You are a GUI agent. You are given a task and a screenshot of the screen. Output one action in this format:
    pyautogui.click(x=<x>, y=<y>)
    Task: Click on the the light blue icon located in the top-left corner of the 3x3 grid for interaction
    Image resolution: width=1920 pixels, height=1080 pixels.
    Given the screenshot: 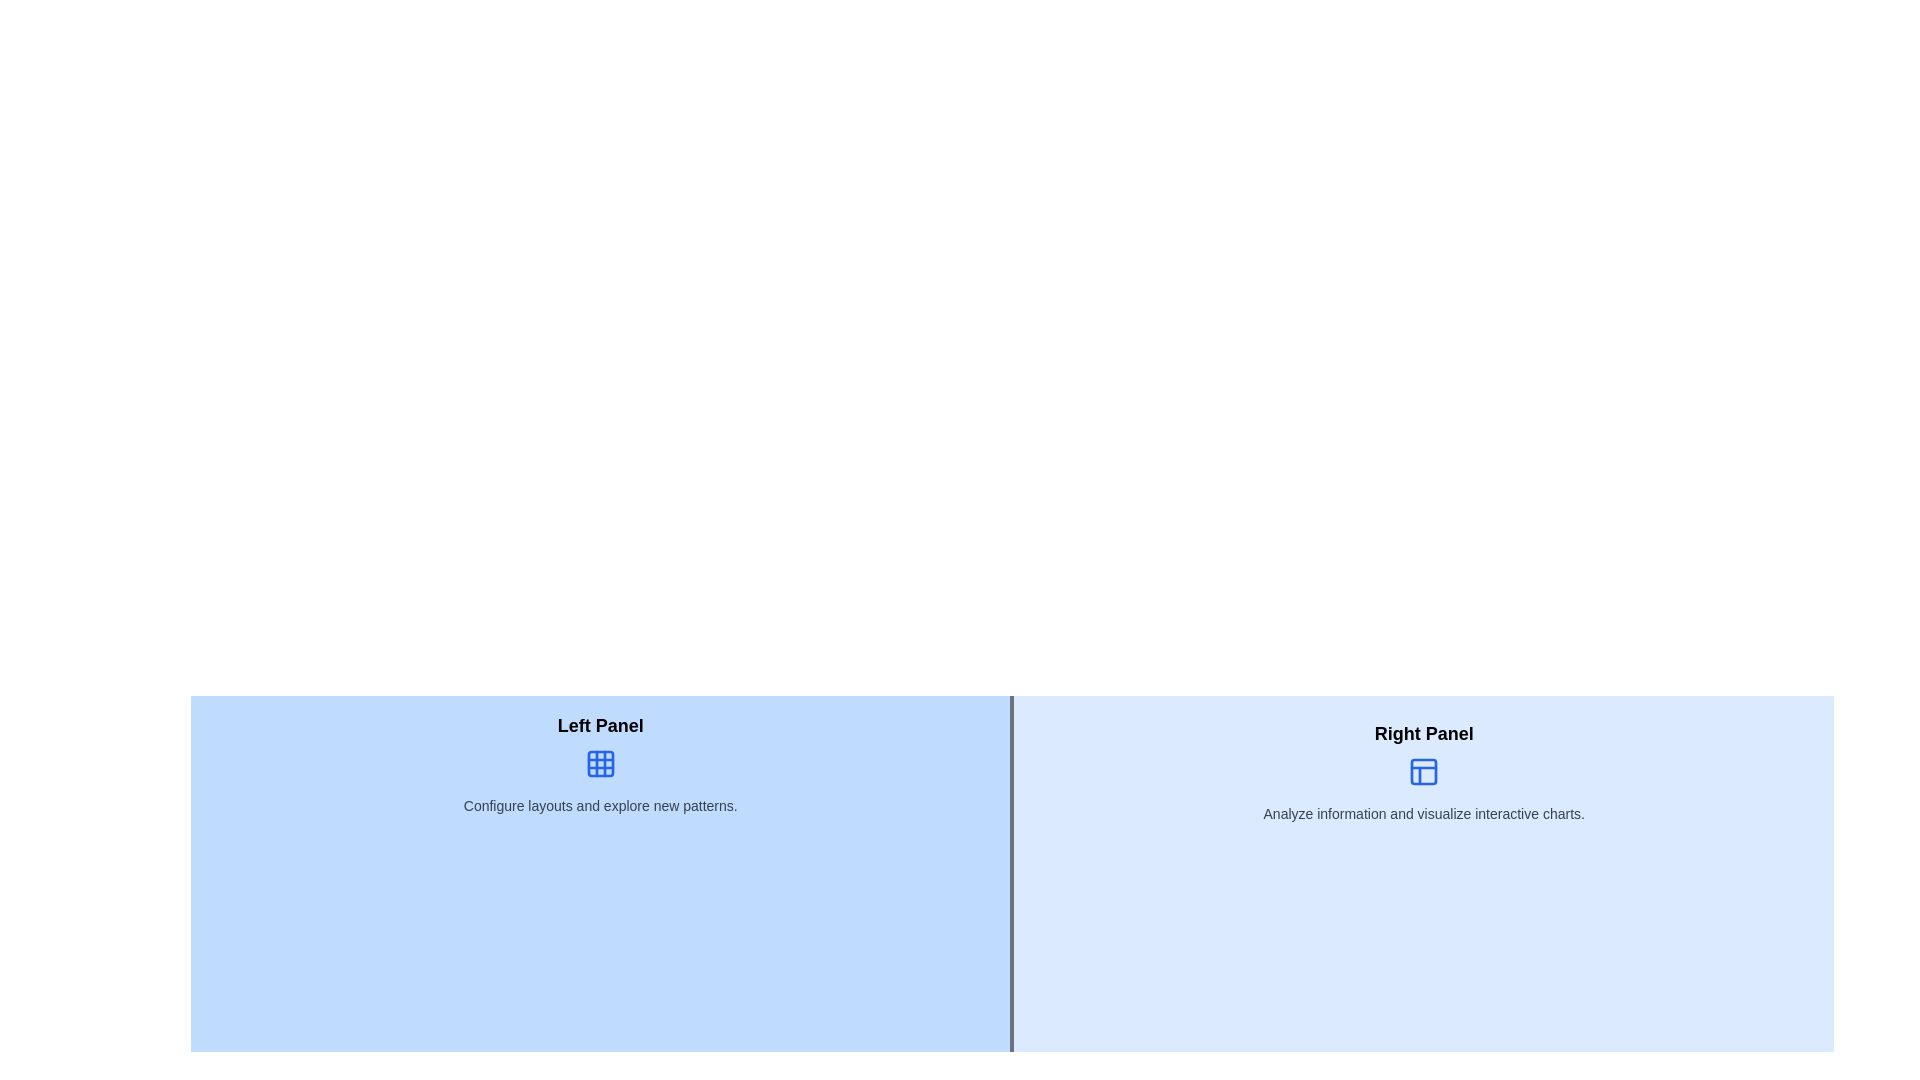 What is the action you would take?
    pyautogui.click(x=599, y=763)
    